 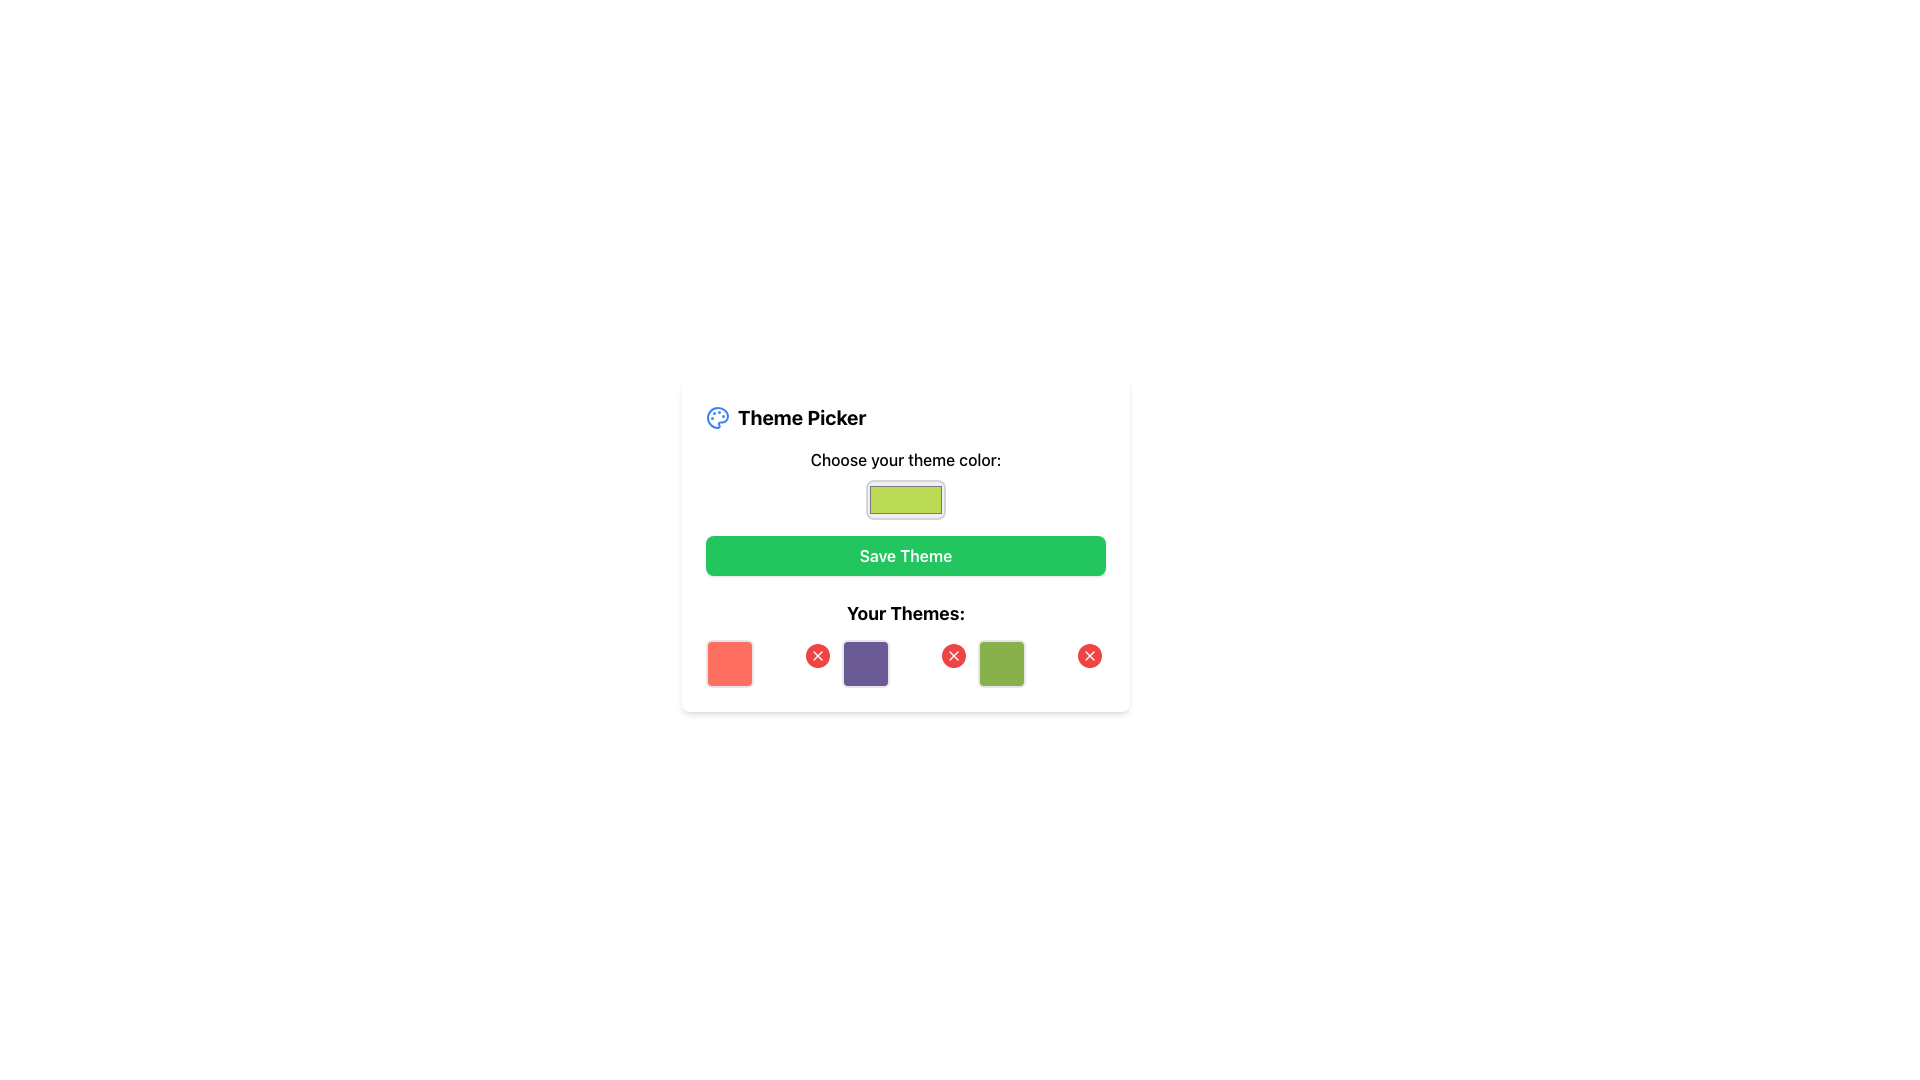 What do you see at coordinates (718, 416) in the screenshot?
I see `the blue painter's palette SVG icon located to the left of the 'Theme Picker' title text` at bounding box center [718, 416].